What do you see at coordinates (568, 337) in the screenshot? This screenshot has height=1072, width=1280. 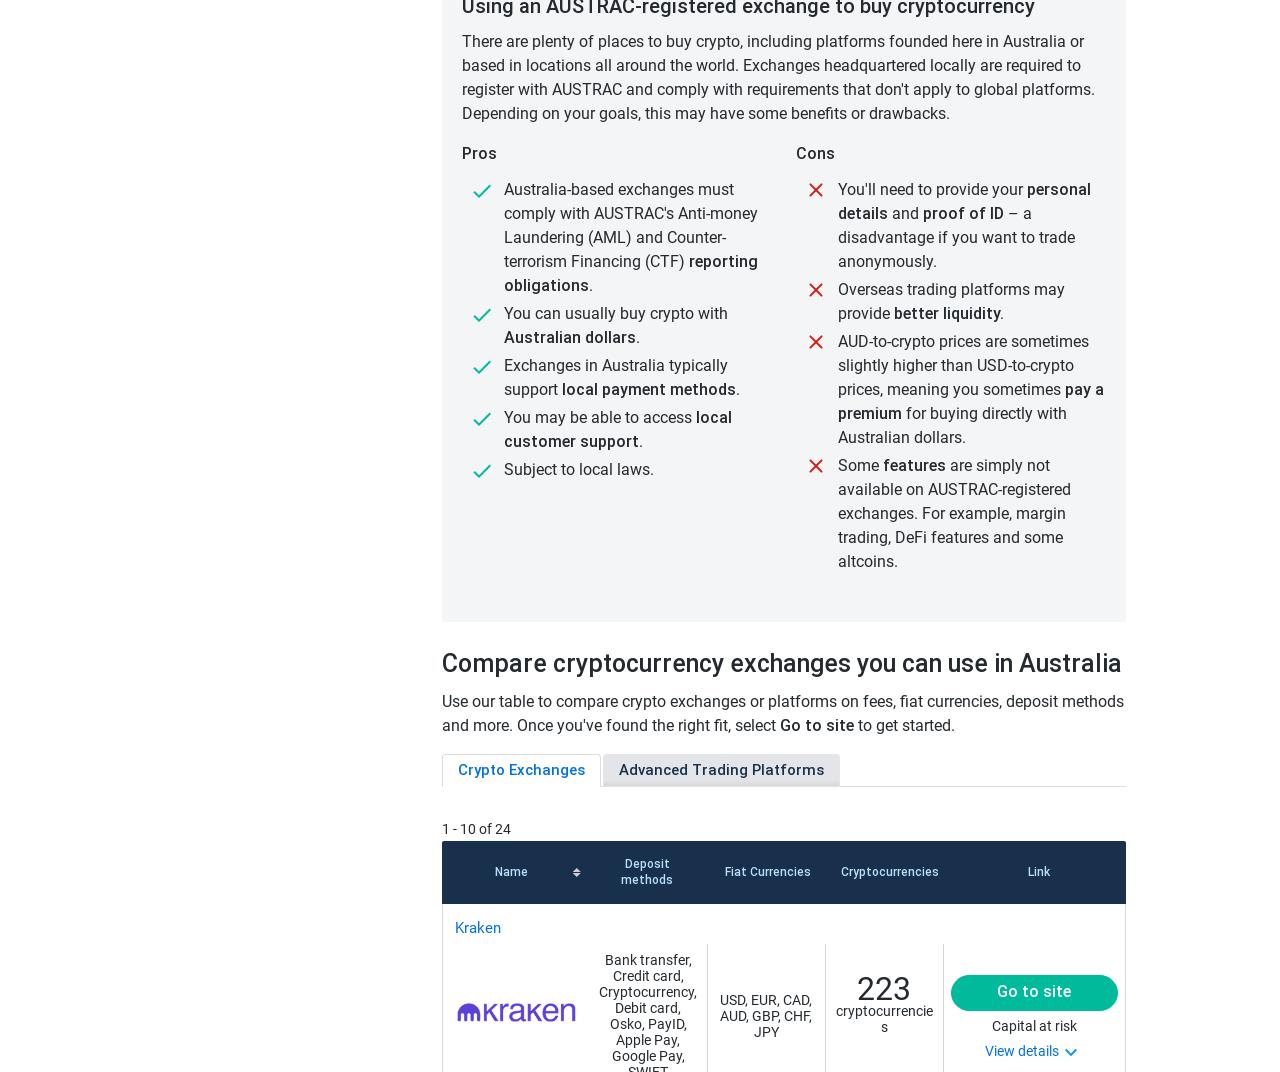 I see `'Australian dollars'` at bounding box center [568, 337].